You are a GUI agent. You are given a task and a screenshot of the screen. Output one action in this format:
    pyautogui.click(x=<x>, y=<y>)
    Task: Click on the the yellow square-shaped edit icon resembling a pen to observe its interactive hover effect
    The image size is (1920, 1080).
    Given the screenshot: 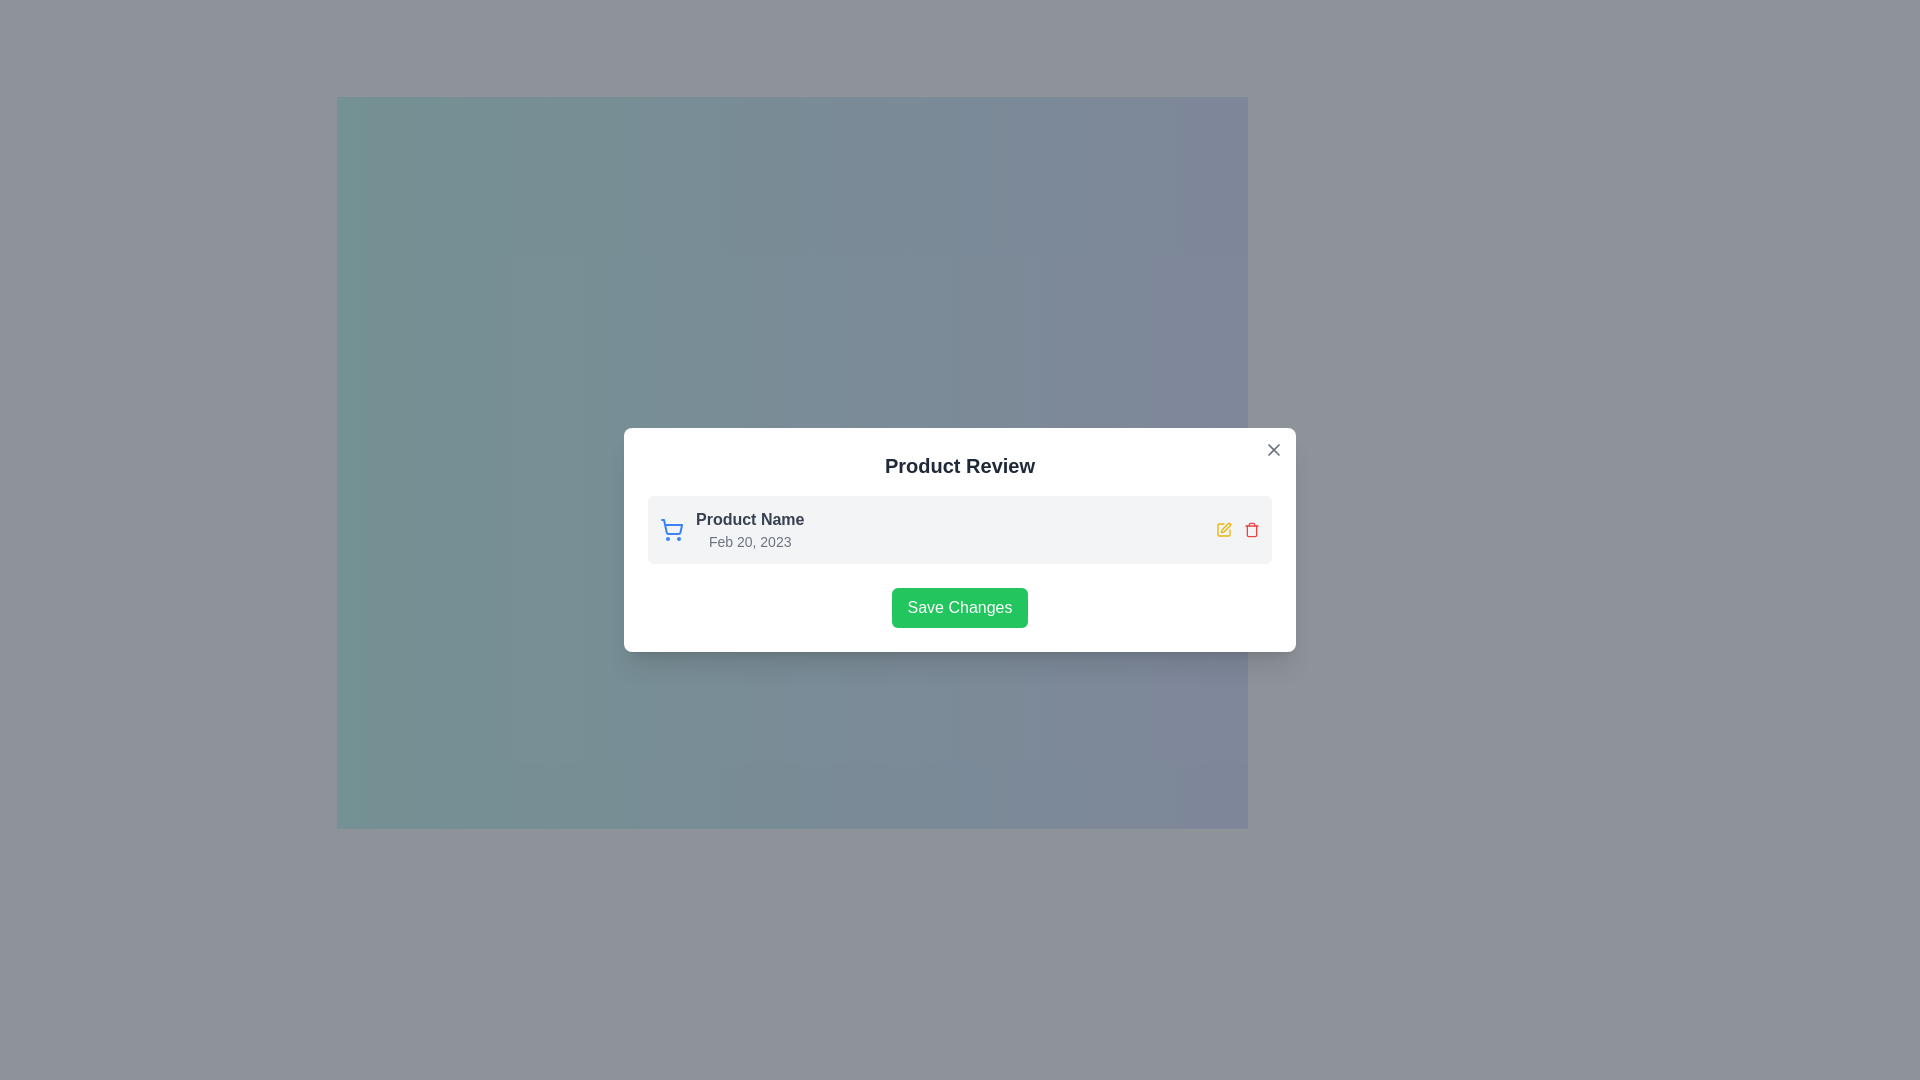 What is the action you would take?
    pyautogui.click(x=1223, y=528)
    